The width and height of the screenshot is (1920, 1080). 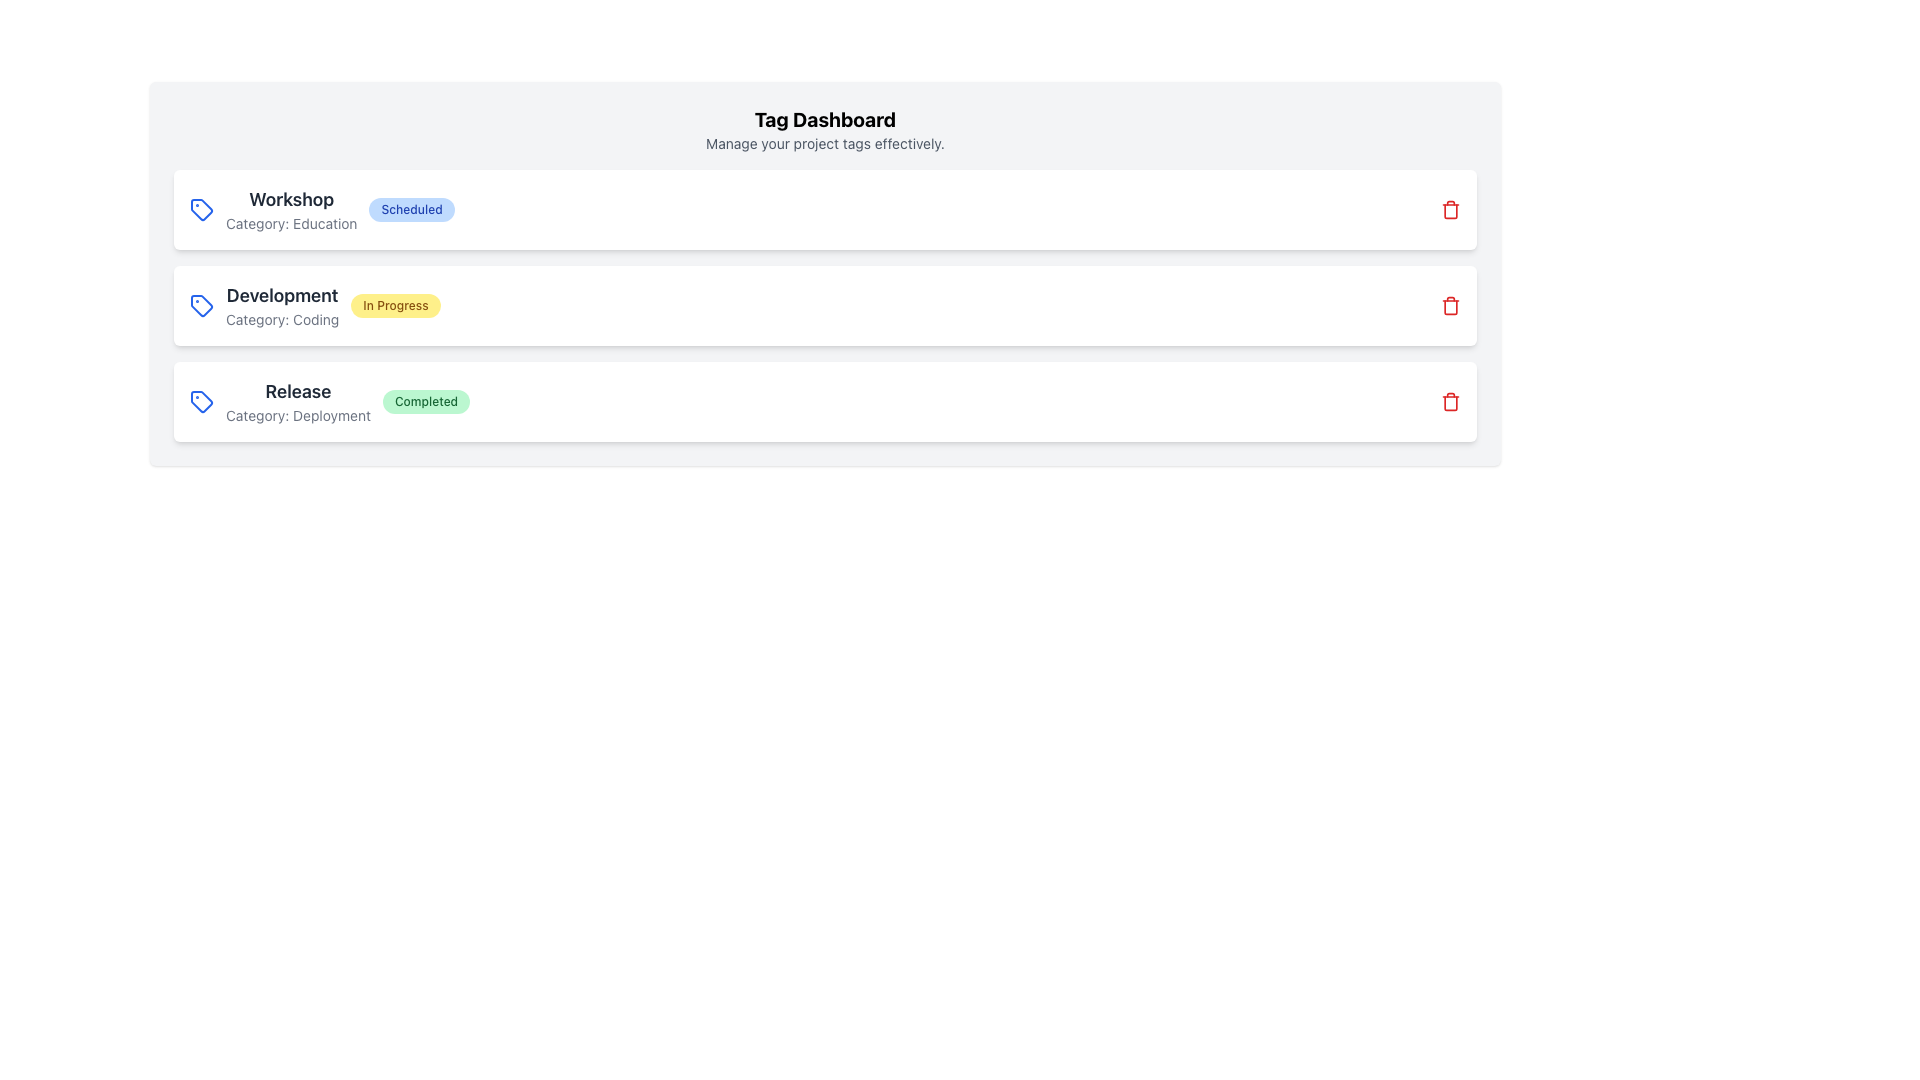 I want to click on the stylized trash can icon located in the 'Release' row, so click(x=1450, y=307).